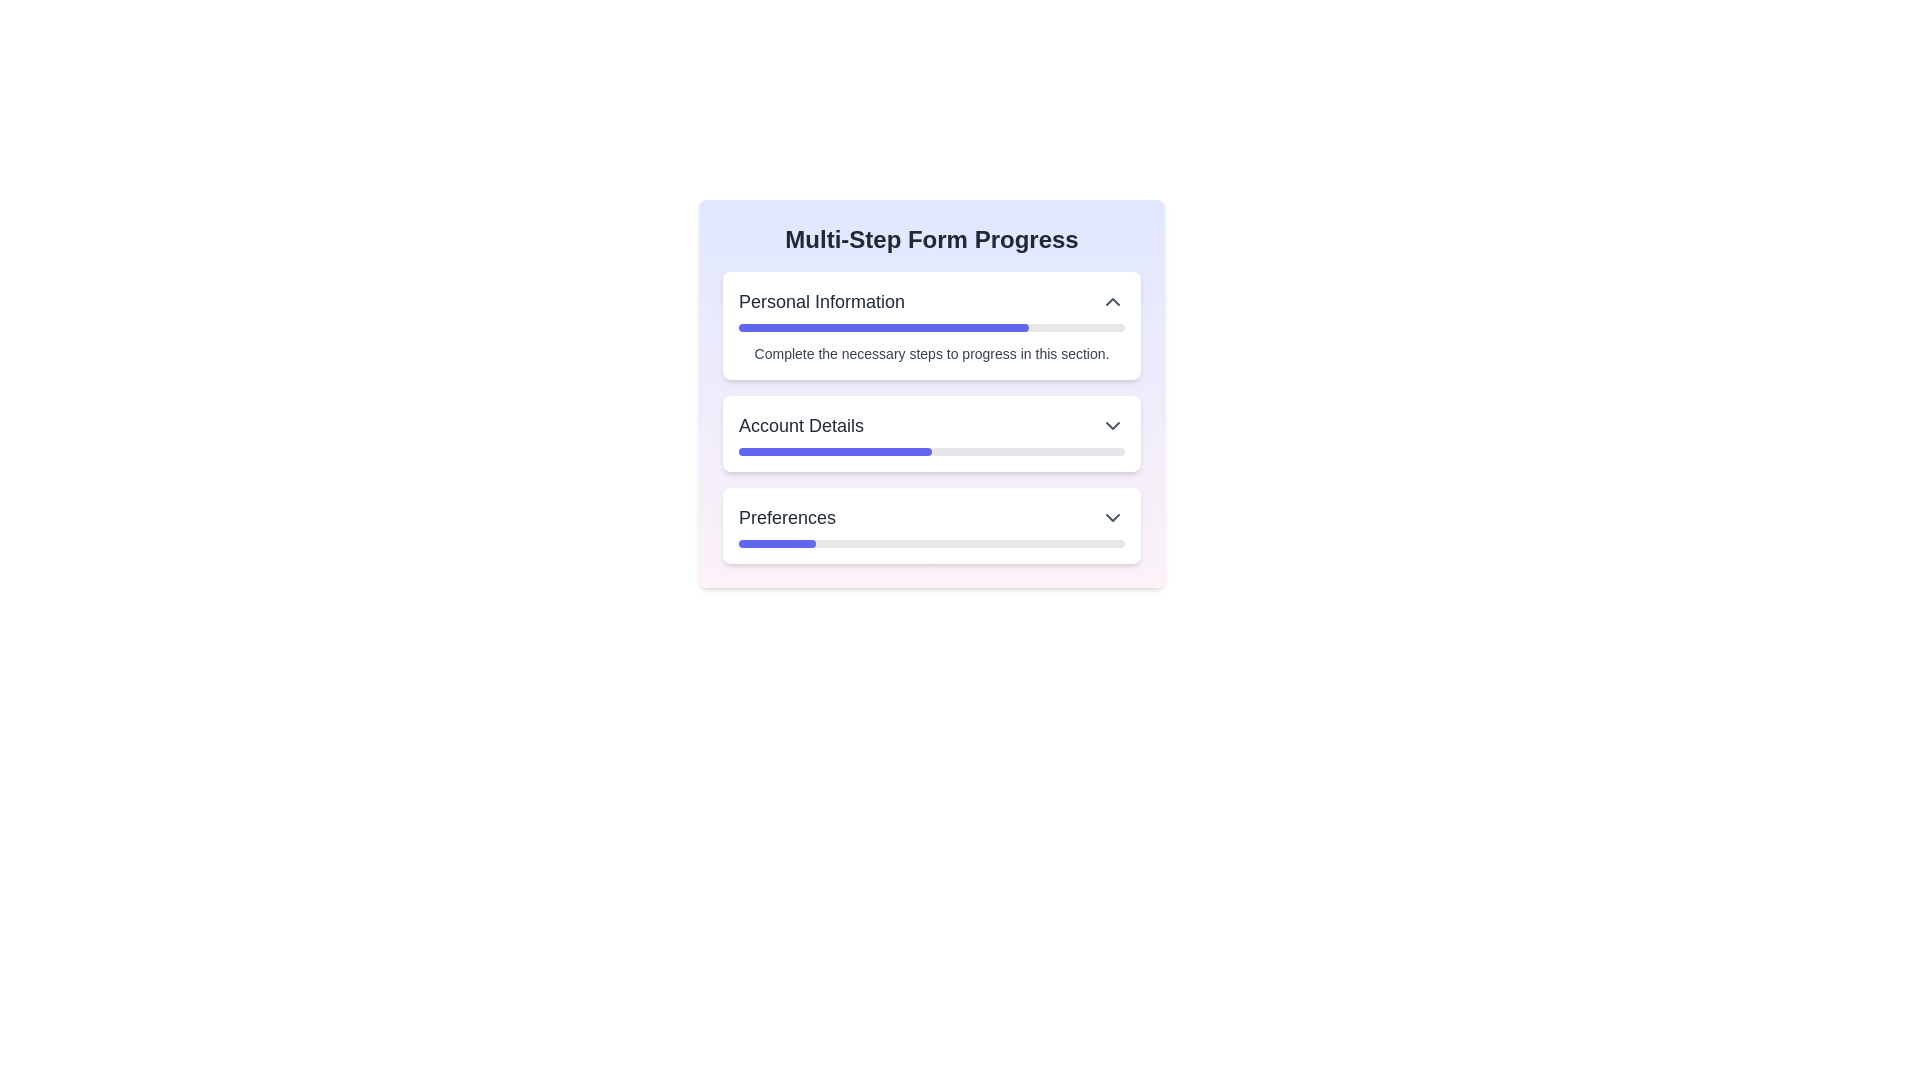 The image size is (1920, 1080). I want to click on supplementary text displayed in the 'Personal Information' section of the multi-step form, positioned above the 'Account Details' and 'Preferences' sections, so click(930, 325).